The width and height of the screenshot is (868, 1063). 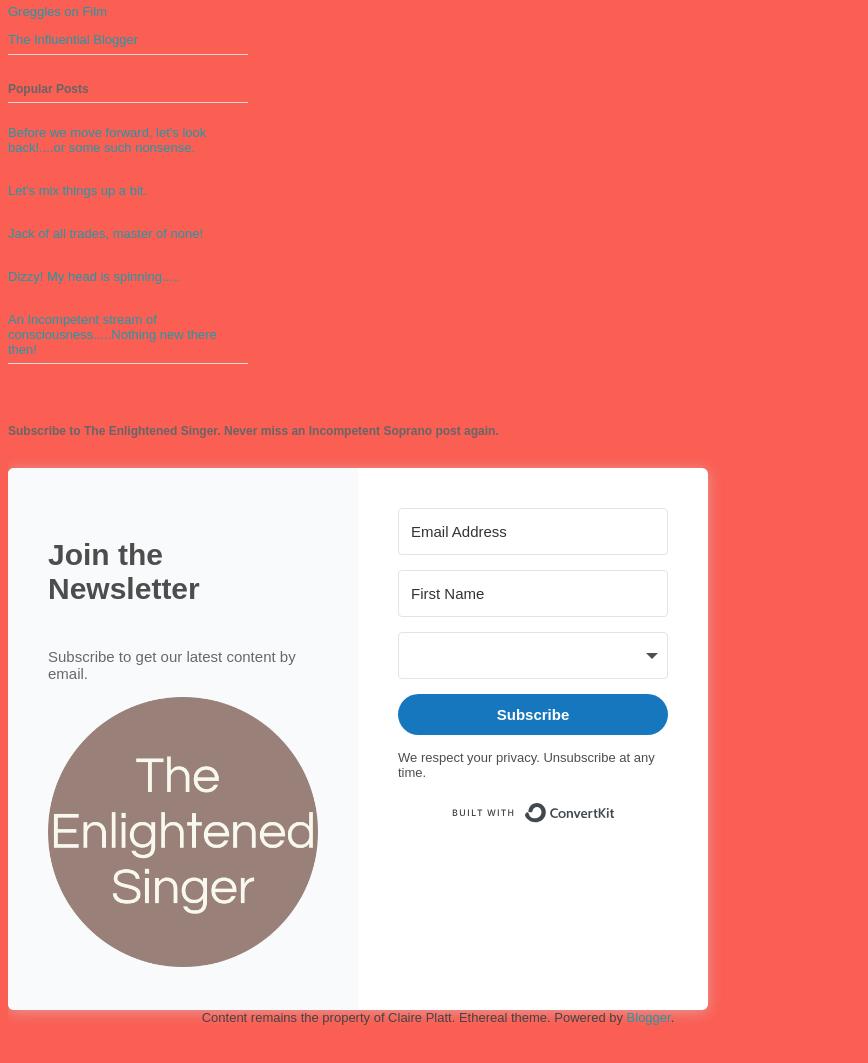 What do you see at coordinates (48, 88) in the screenshot?
I see `'Popular Posts'` at bounding box center [48, 88].